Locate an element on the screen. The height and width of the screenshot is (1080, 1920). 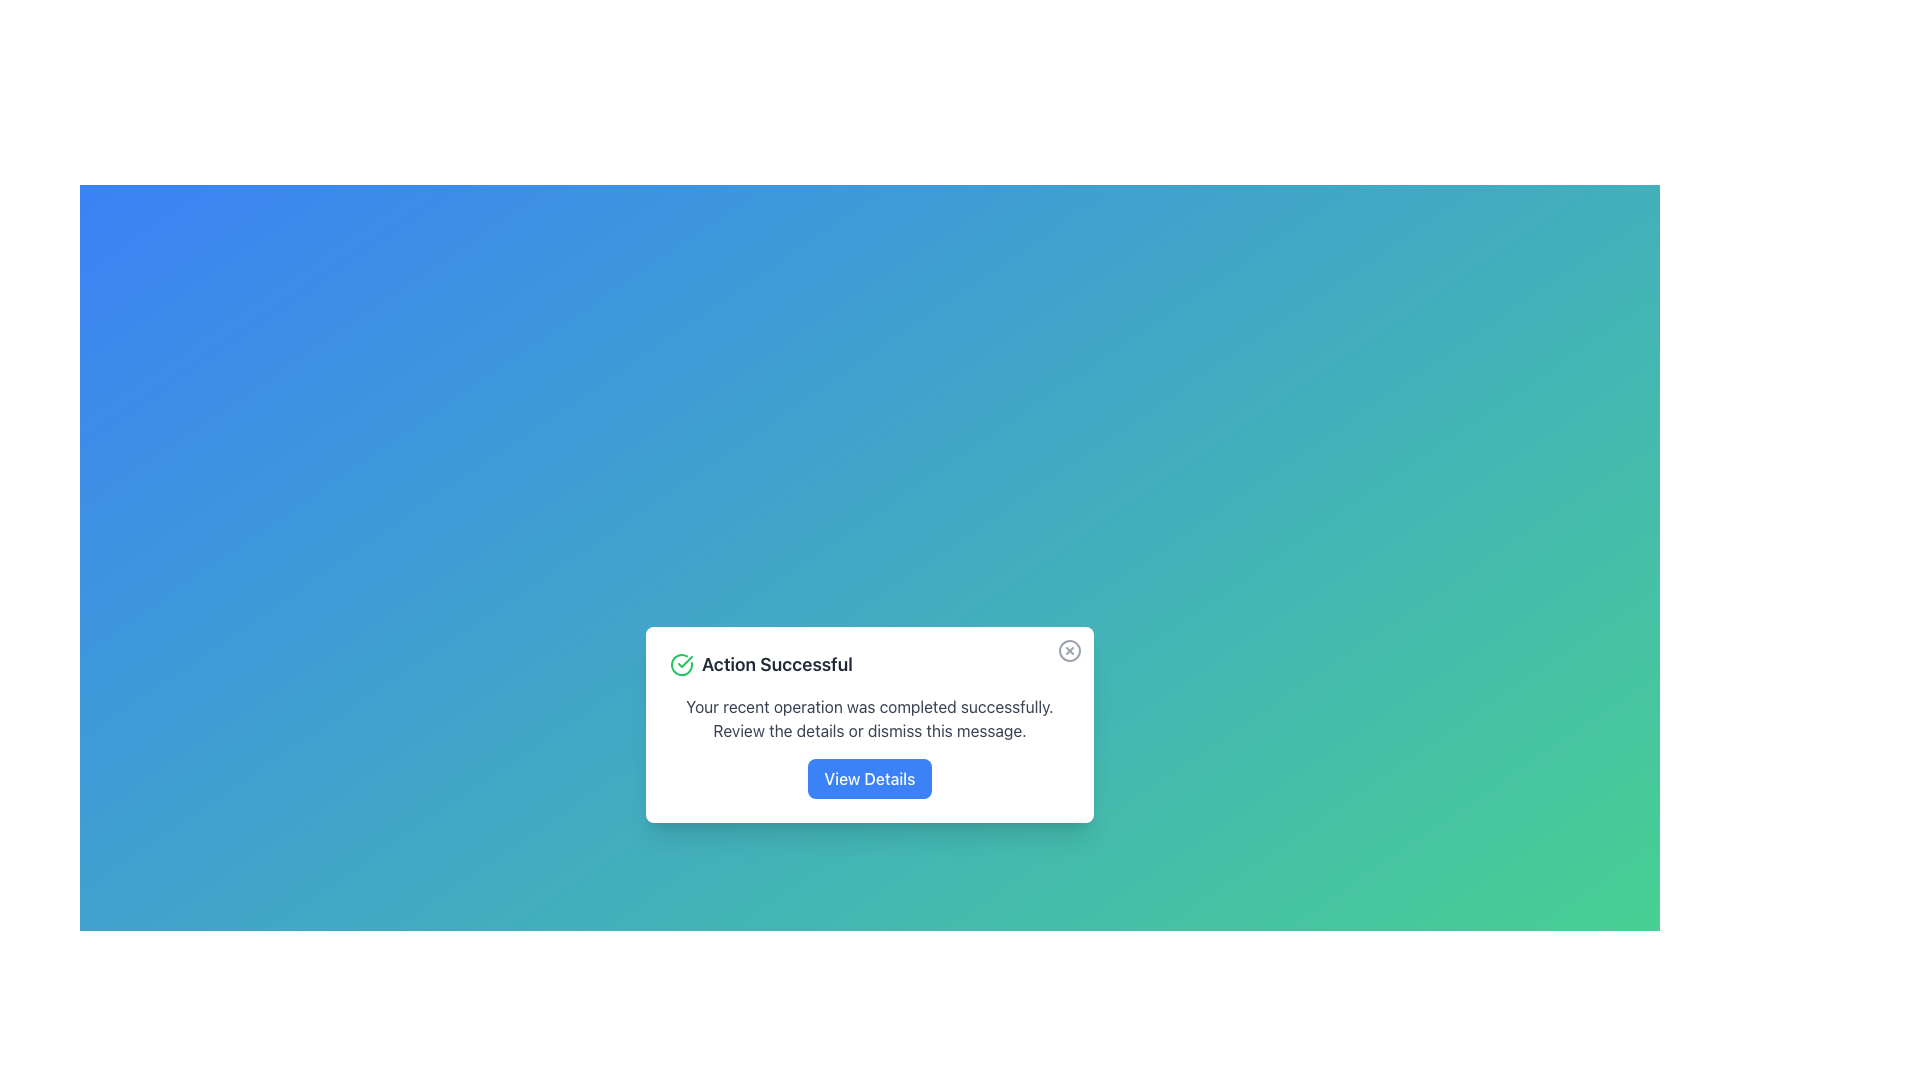
the small circular gray button that turns red when hovered, located at the top-right corner of the modal dialog displaying 'Action Successful' is located at coordinates (1069, 651).